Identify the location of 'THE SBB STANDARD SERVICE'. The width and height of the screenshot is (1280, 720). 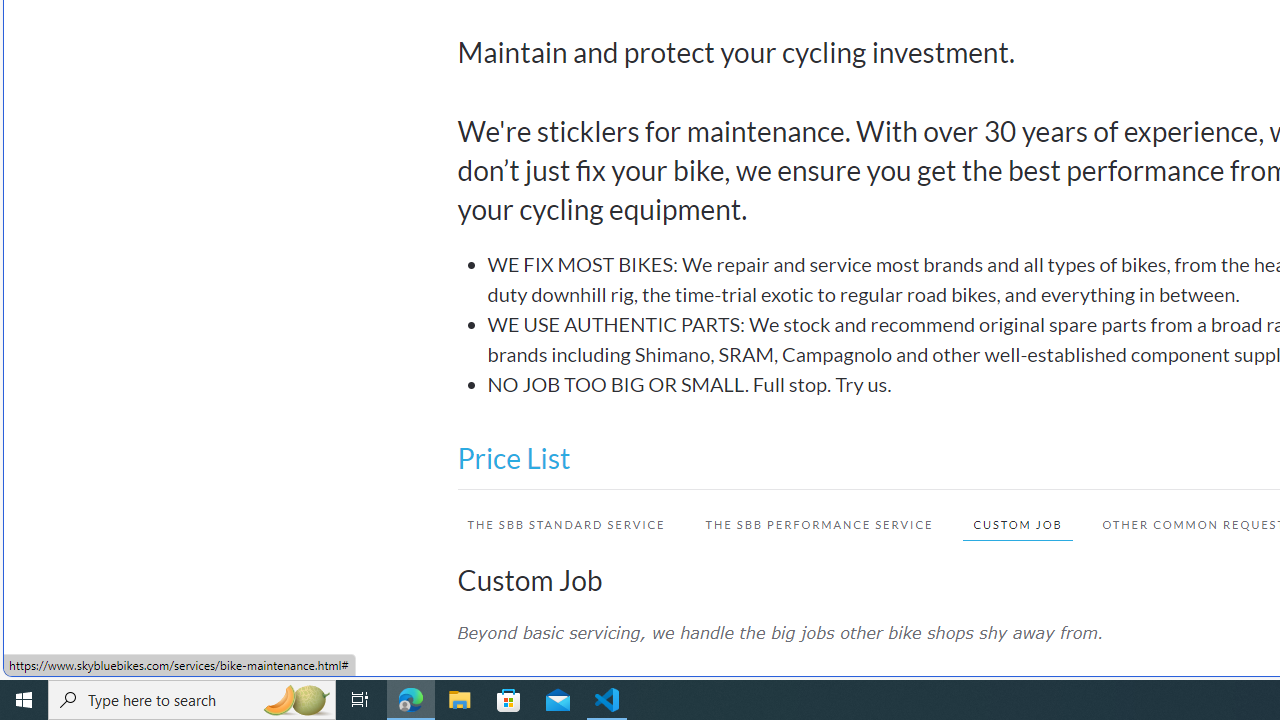
(556, 523).